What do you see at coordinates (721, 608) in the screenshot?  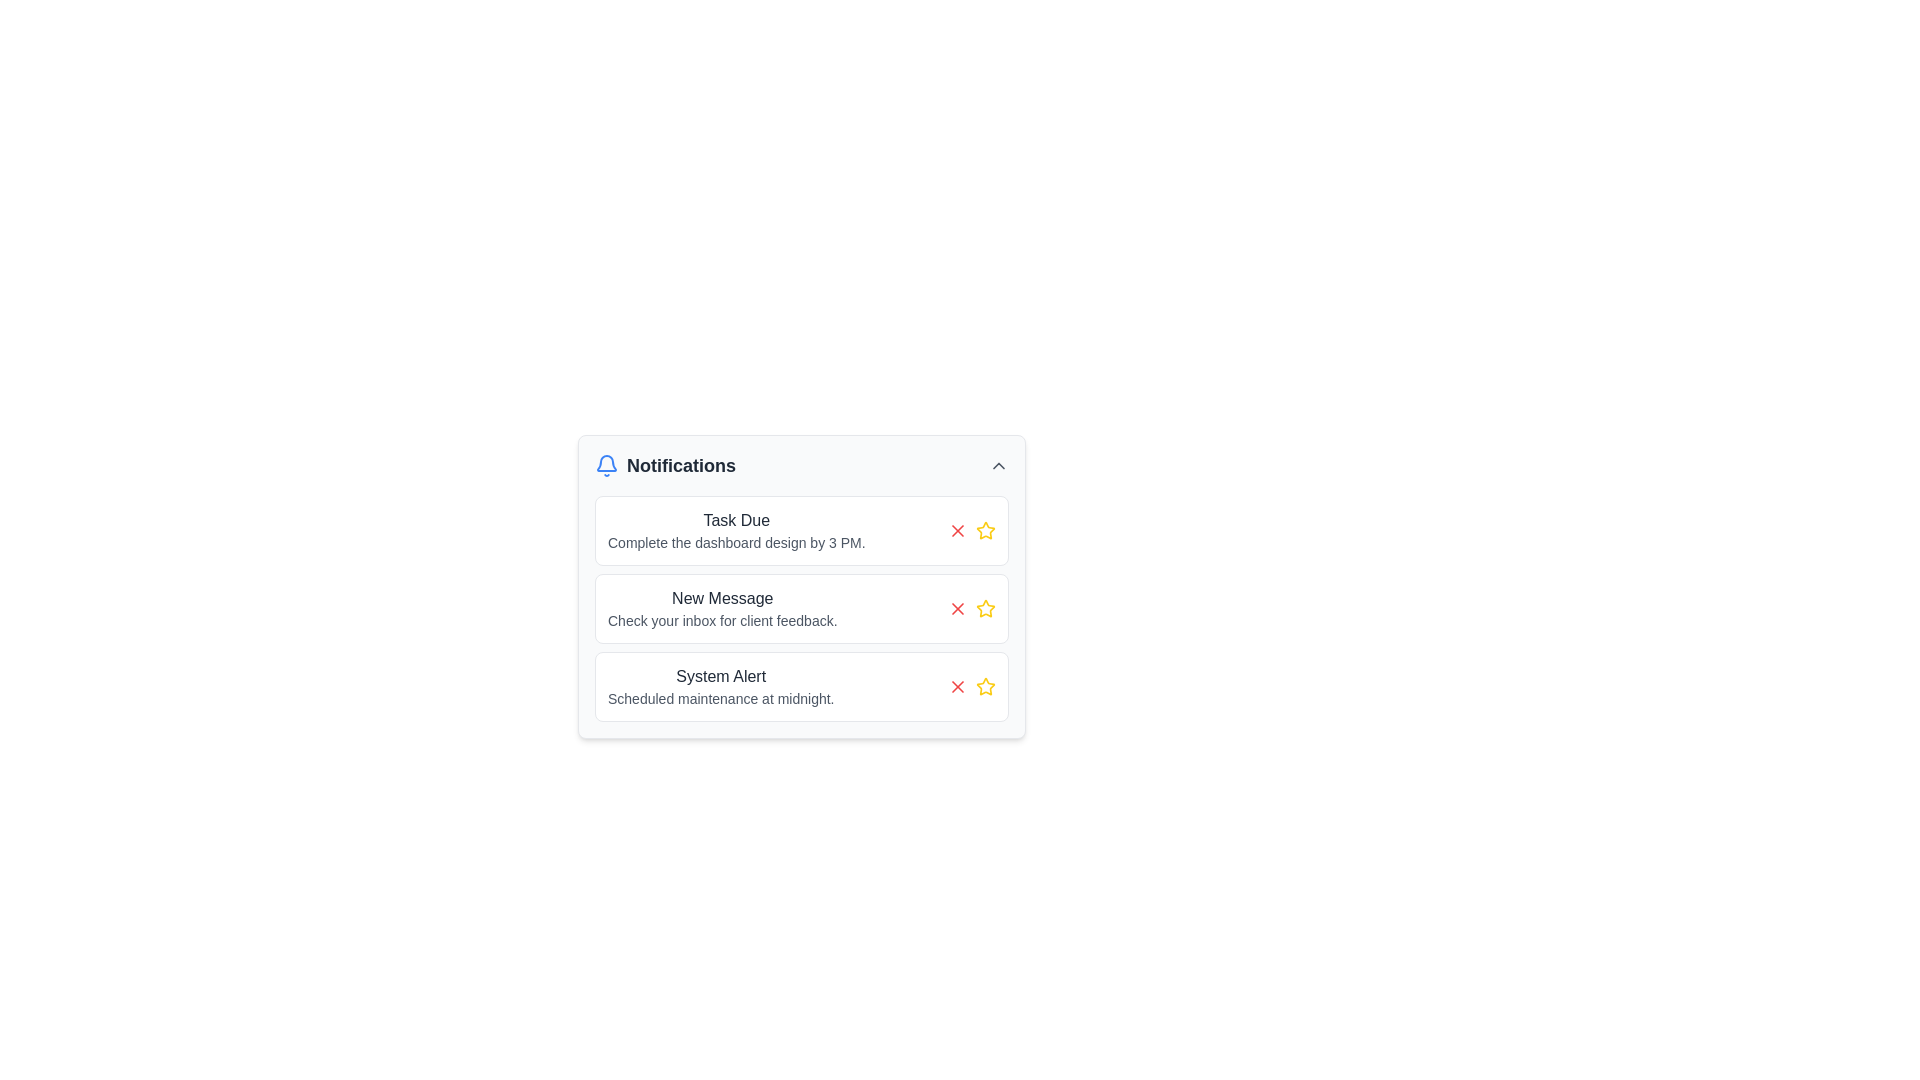 I see `the 'New Message' text block located in the 'Notifications' section, which contains the primary text 'New Message' and secondary text 'Check your inbox for client feedback.'` at bounding box center [721, 608].